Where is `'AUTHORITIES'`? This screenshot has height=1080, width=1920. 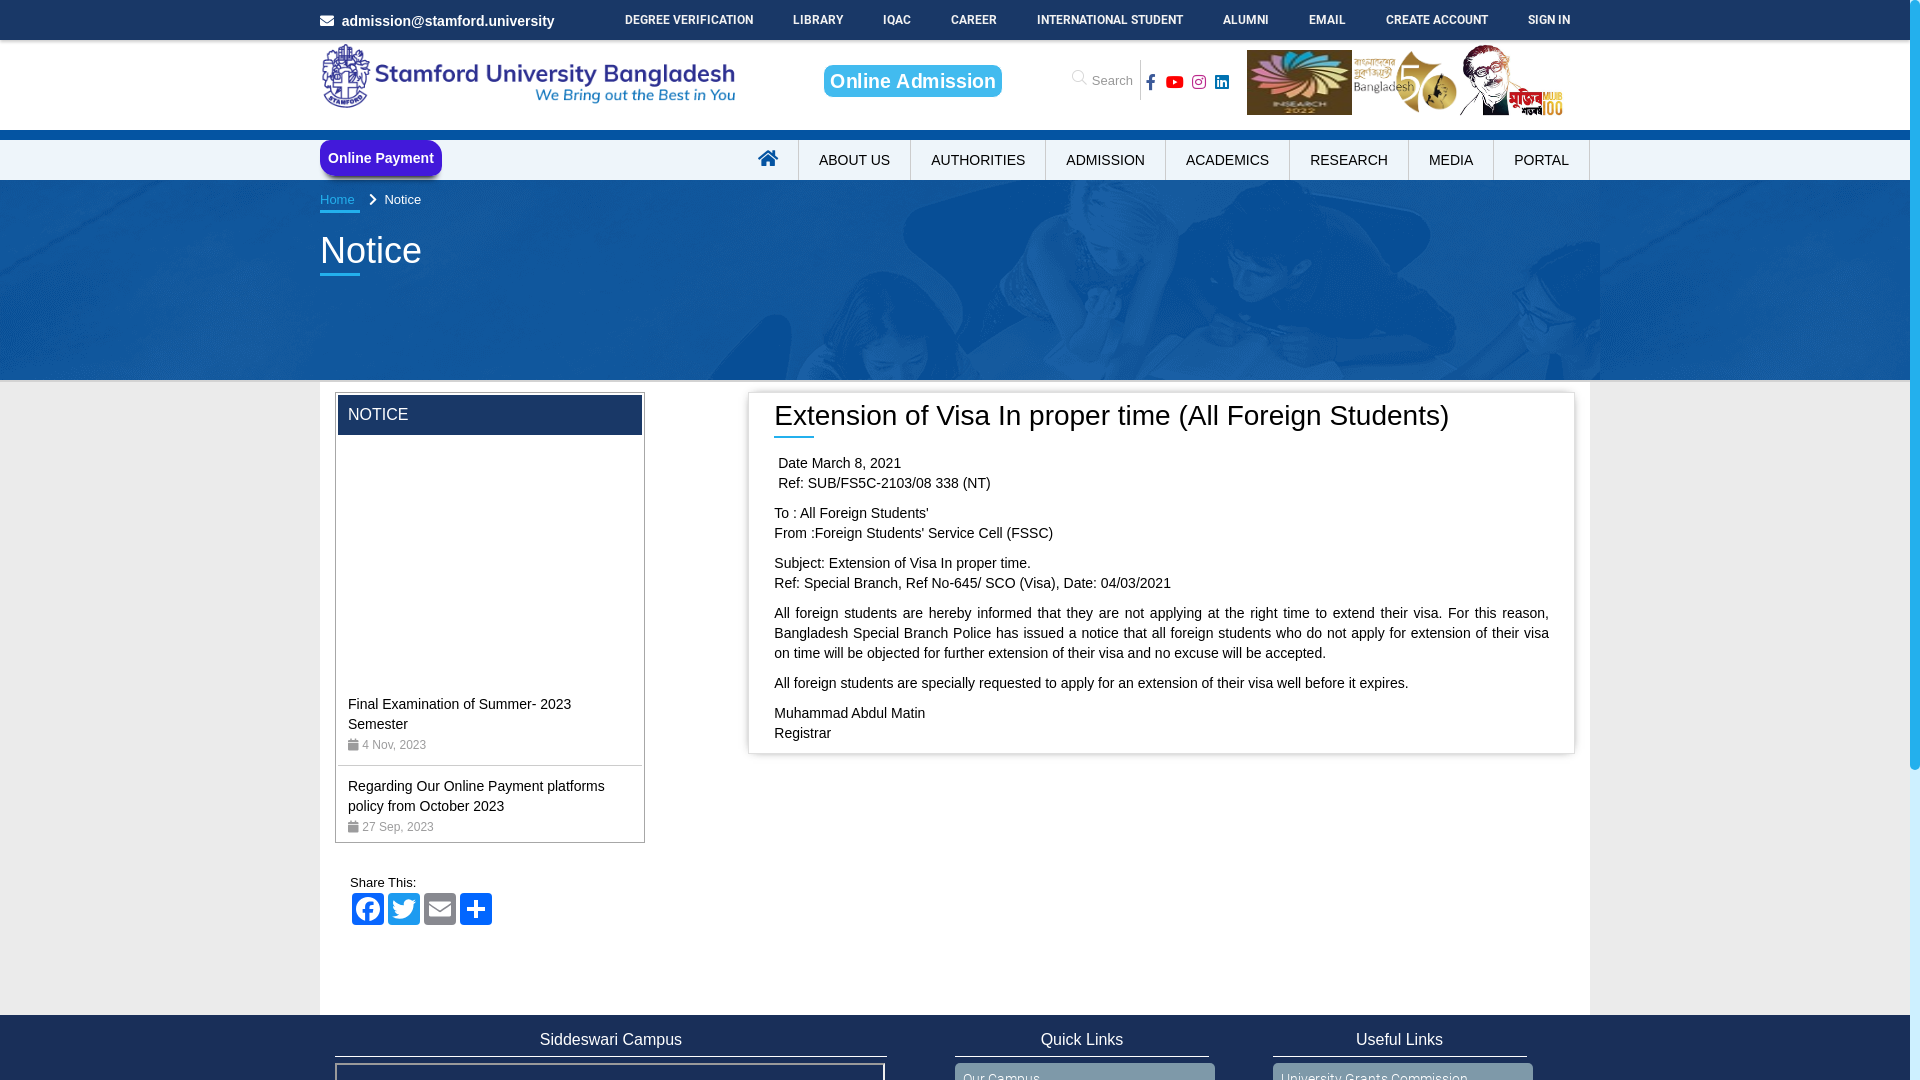
'AUTHORITIES' is located at coordinates (978, 158).